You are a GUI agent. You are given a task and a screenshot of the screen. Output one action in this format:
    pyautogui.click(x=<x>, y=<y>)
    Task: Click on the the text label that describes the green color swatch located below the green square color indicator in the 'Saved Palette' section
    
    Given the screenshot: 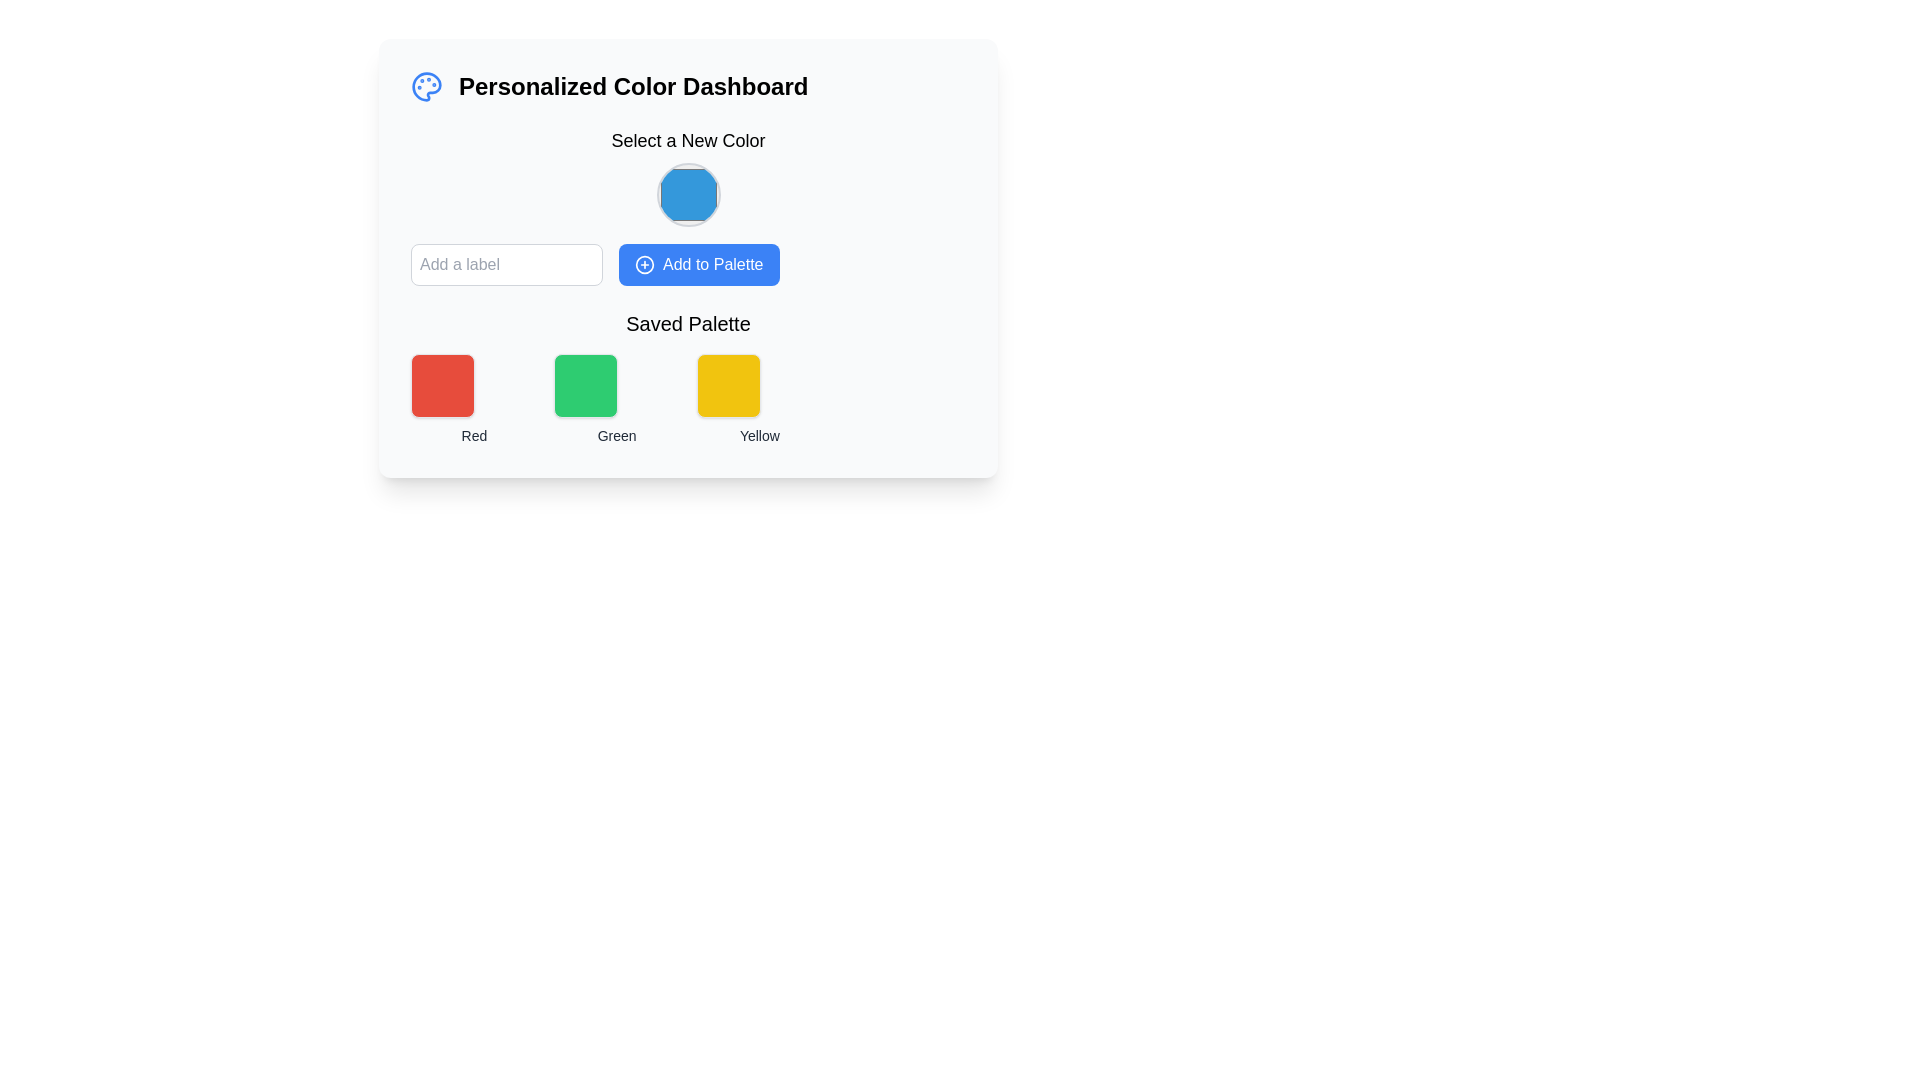 What is the action you would take?
    pyautogui.click(x=616, y=434)
    